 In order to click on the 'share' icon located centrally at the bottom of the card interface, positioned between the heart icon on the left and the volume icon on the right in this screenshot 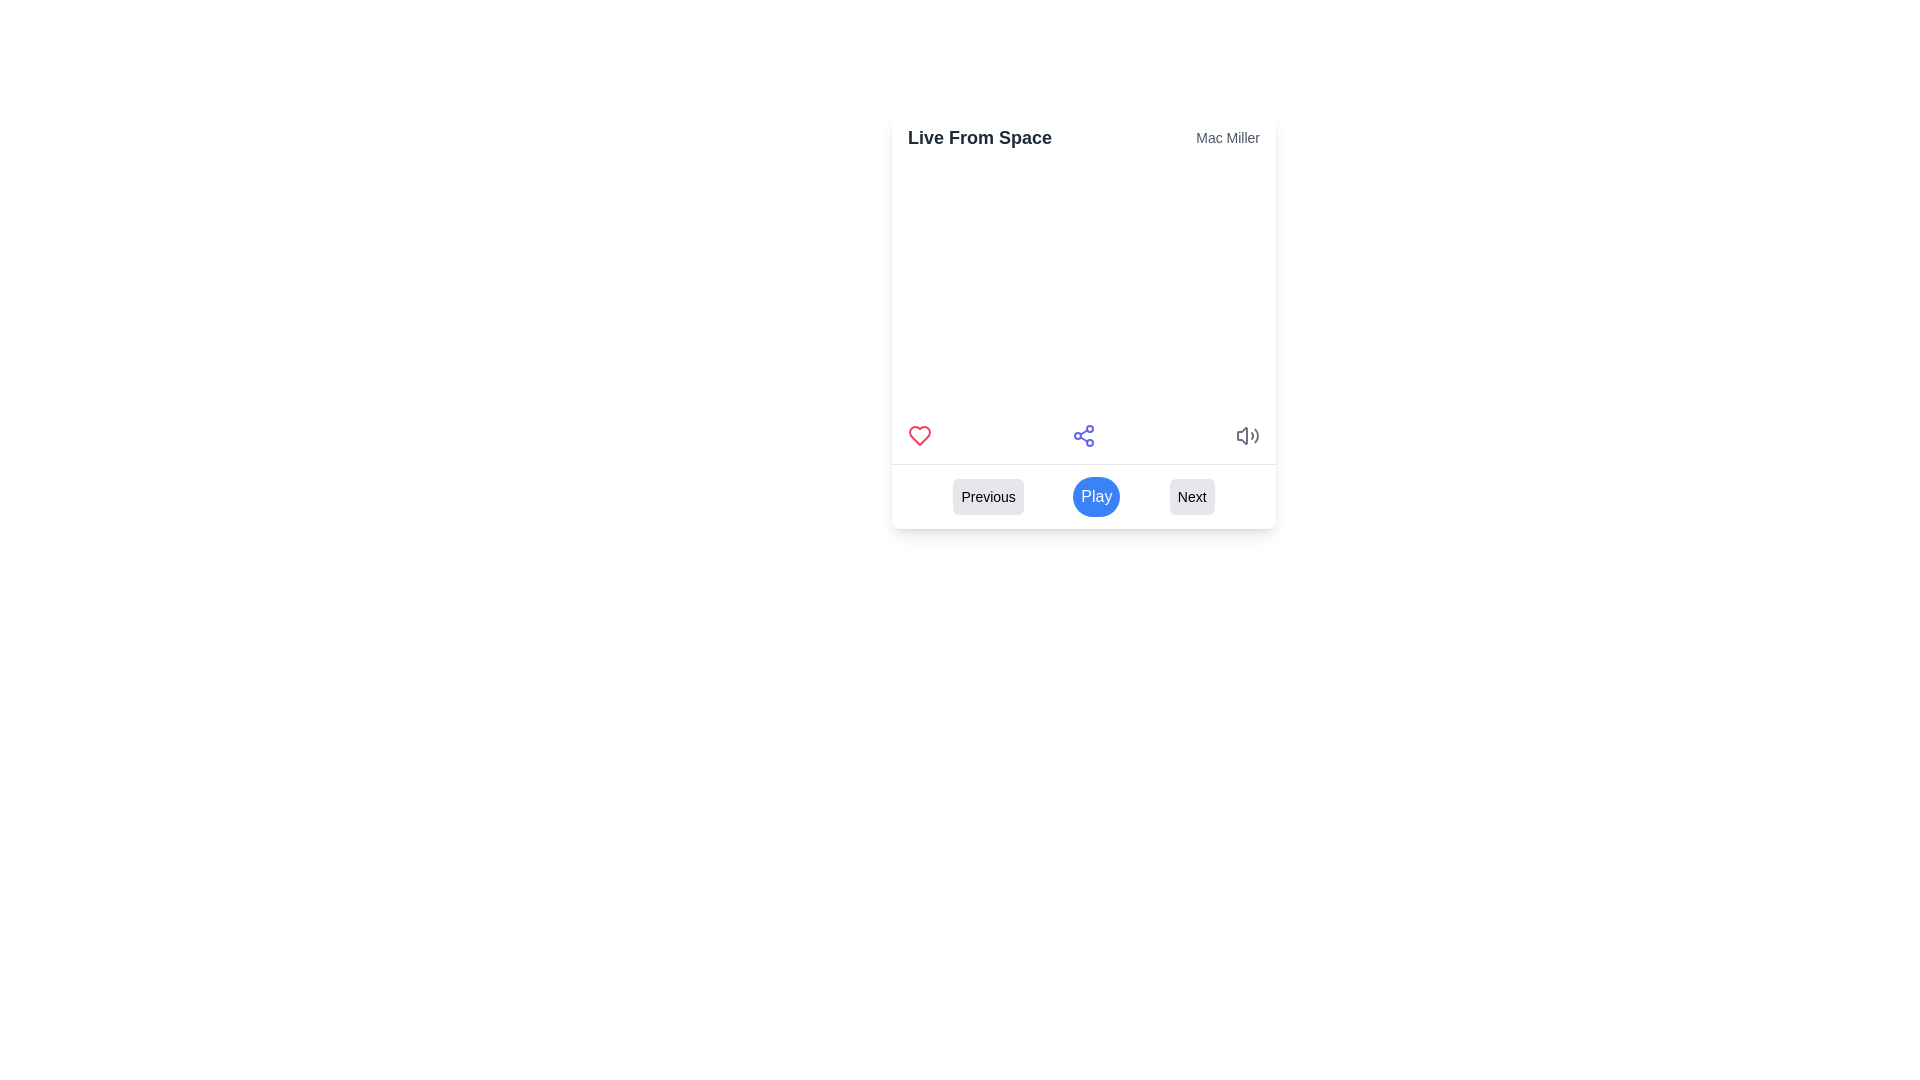, I will do `click(1083, 434)`.